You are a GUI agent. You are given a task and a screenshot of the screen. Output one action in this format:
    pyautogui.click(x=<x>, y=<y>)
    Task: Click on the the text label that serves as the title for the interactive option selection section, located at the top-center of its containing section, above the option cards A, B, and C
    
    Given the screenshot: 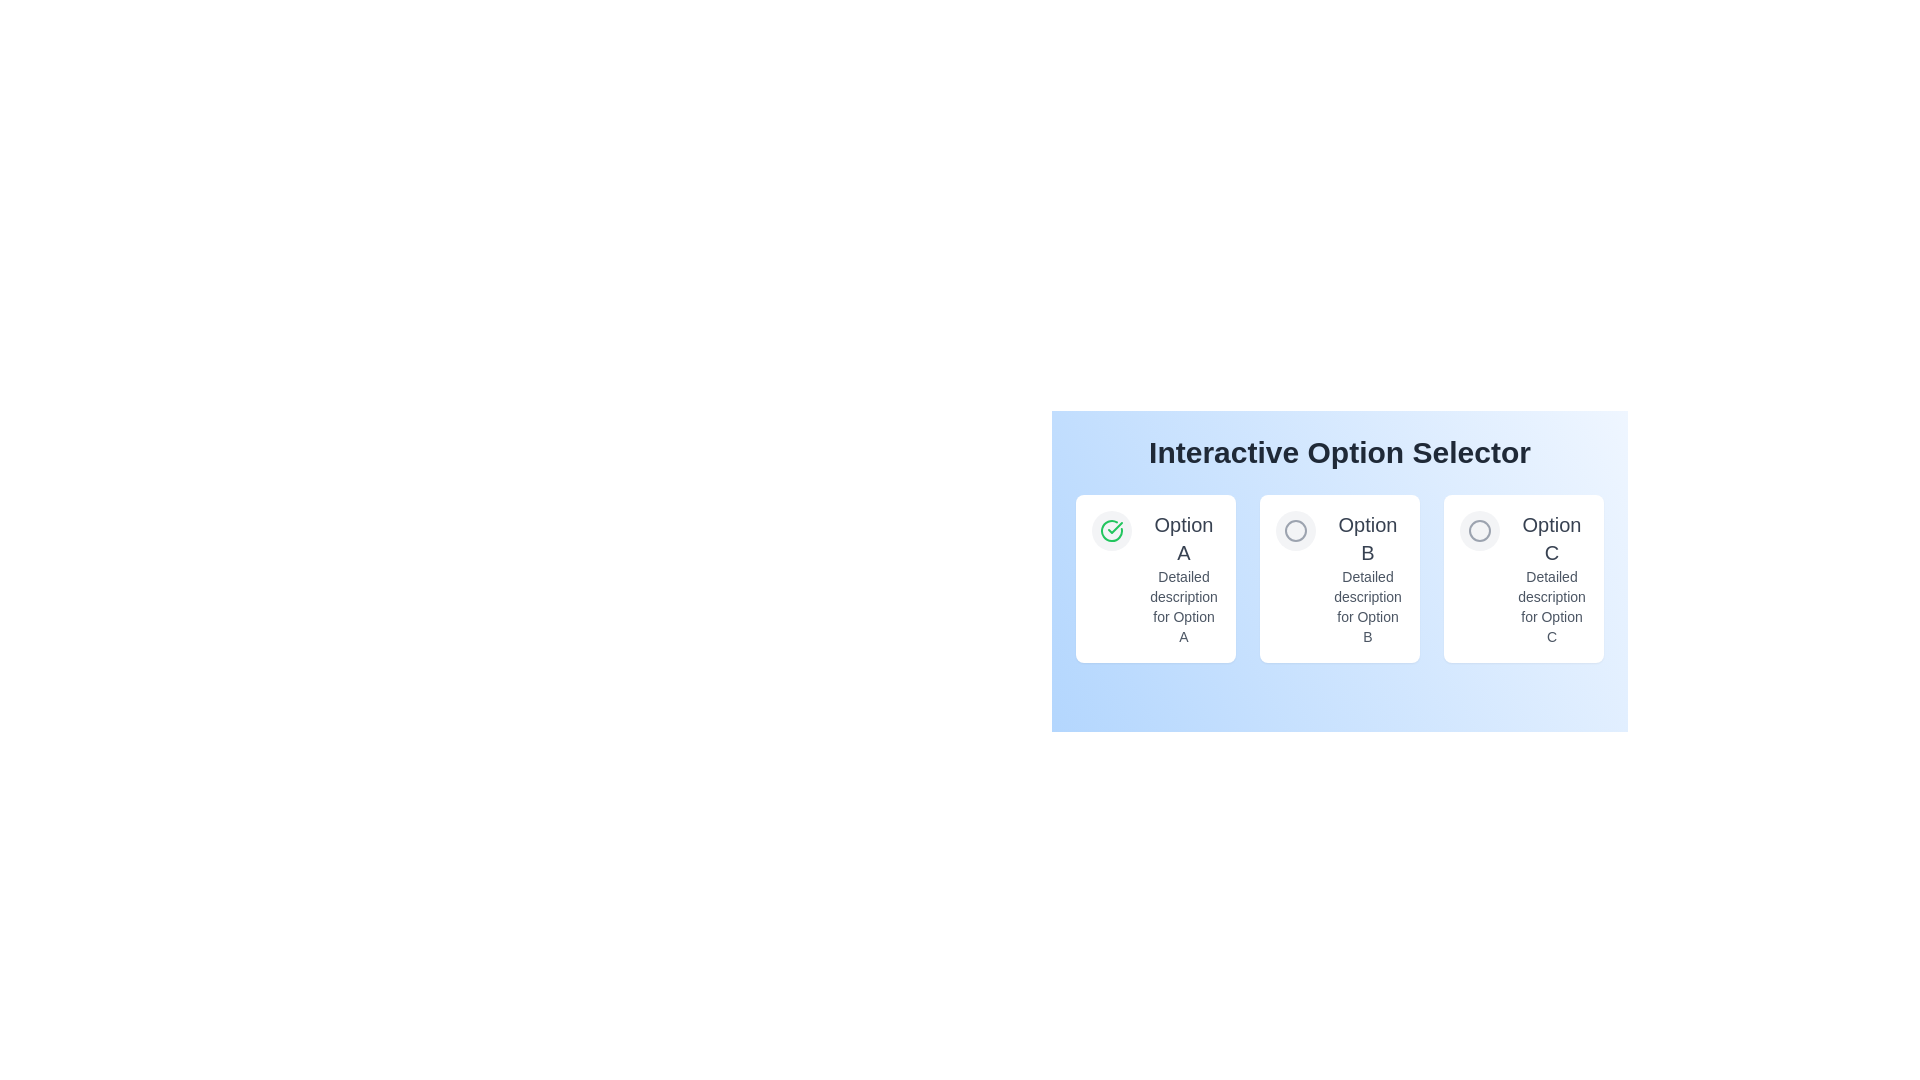 What is the action you would take?
    pyautogui.click(x=1339, y=452)
    